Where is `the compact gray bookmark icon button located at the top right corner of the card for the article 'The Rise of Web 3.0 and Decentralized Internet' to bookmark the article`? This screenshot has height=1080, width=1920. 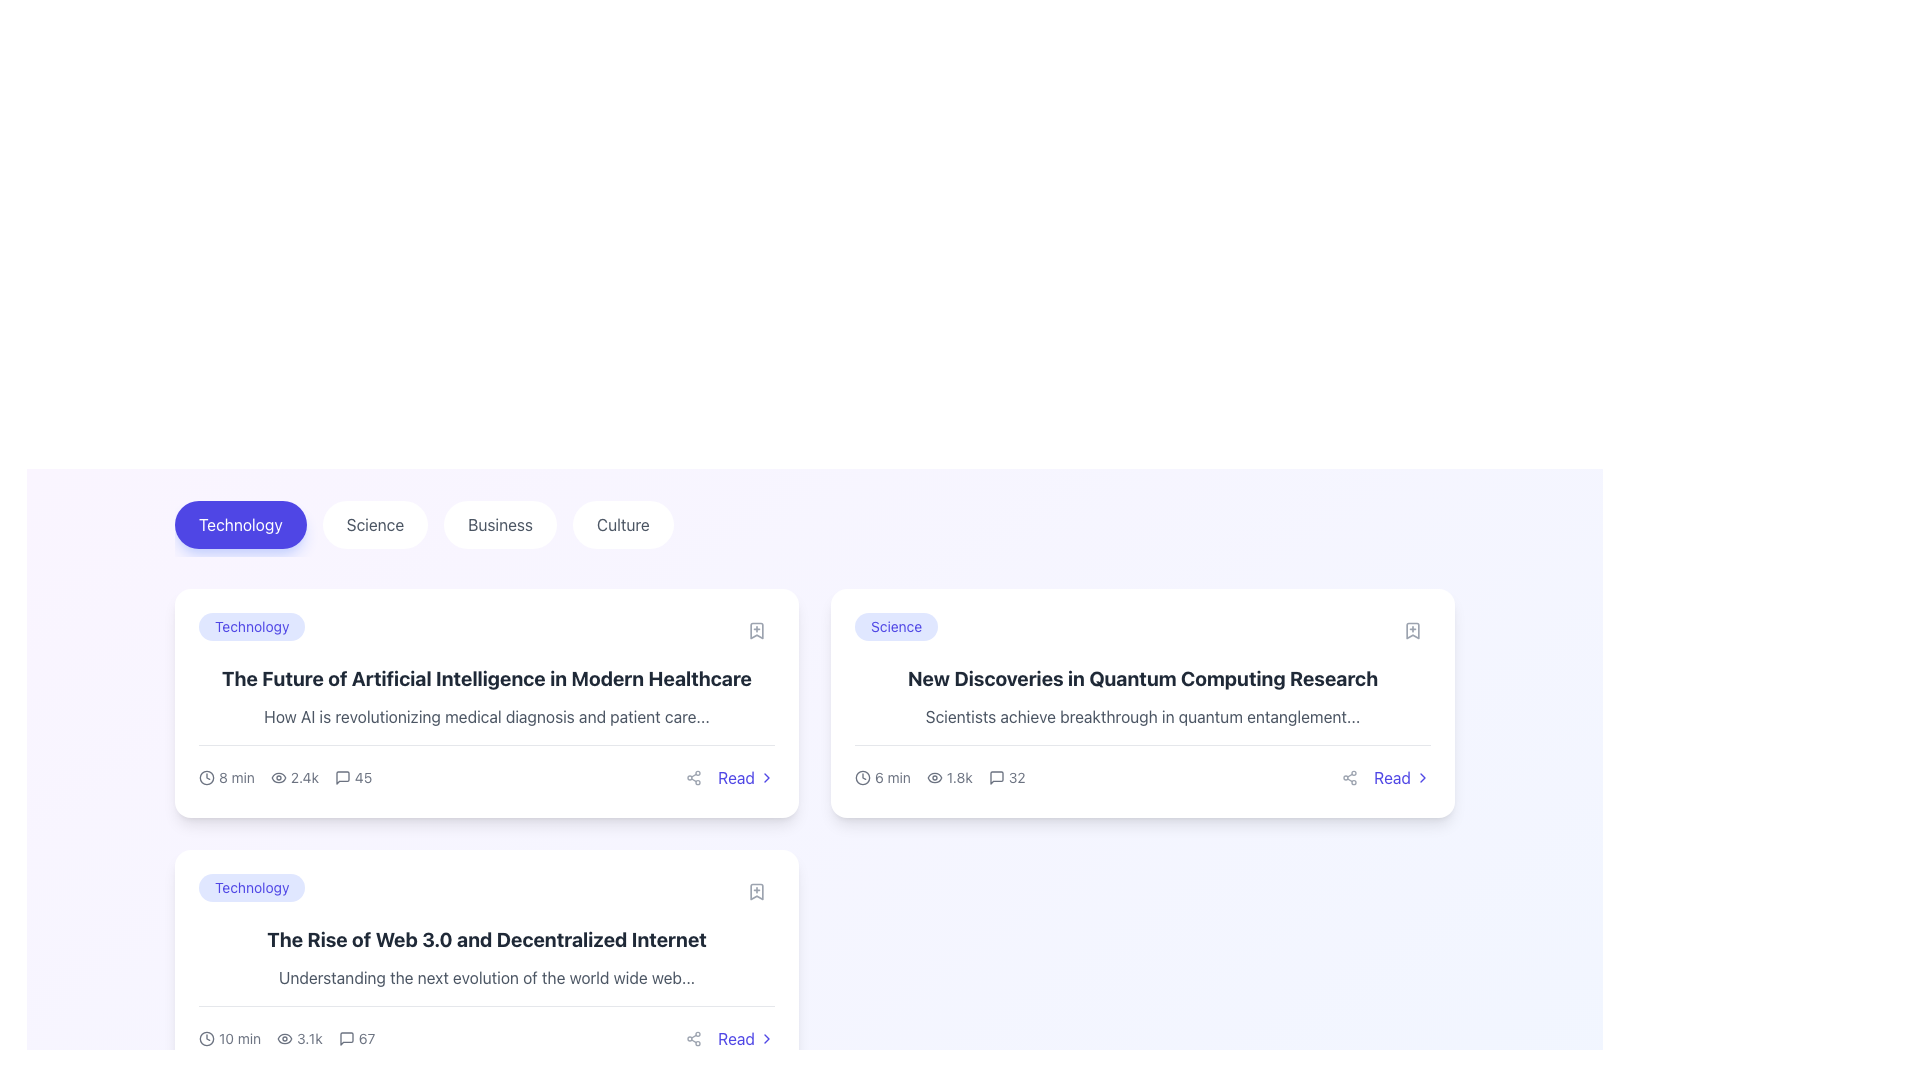 the compact gray bookmark icon button located at the top right corner of the card for the article 'The Rise of Web 3.0 and Decentralized Internet' to bookmark the article is located at coordinates (756, 890).